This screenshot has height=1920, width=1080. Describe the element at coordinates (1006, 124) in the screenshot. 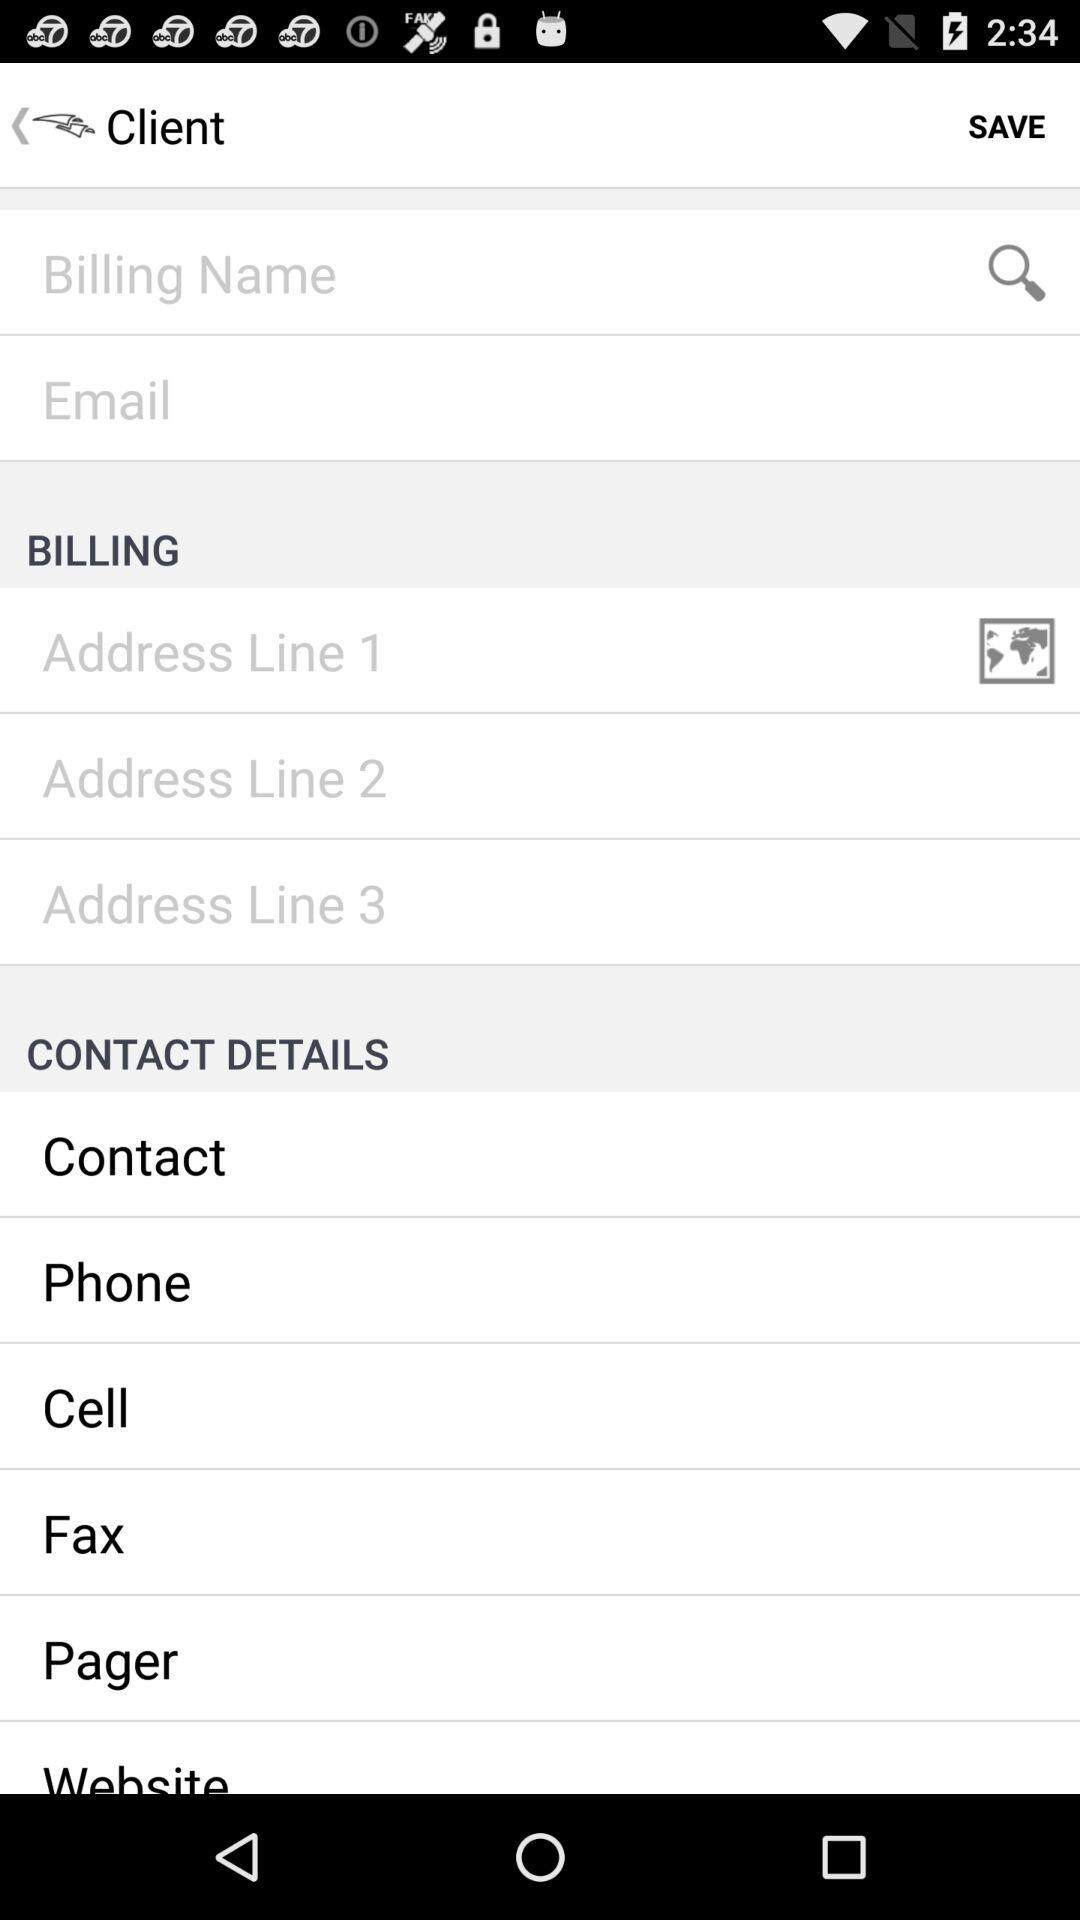

I see `save` at that location.